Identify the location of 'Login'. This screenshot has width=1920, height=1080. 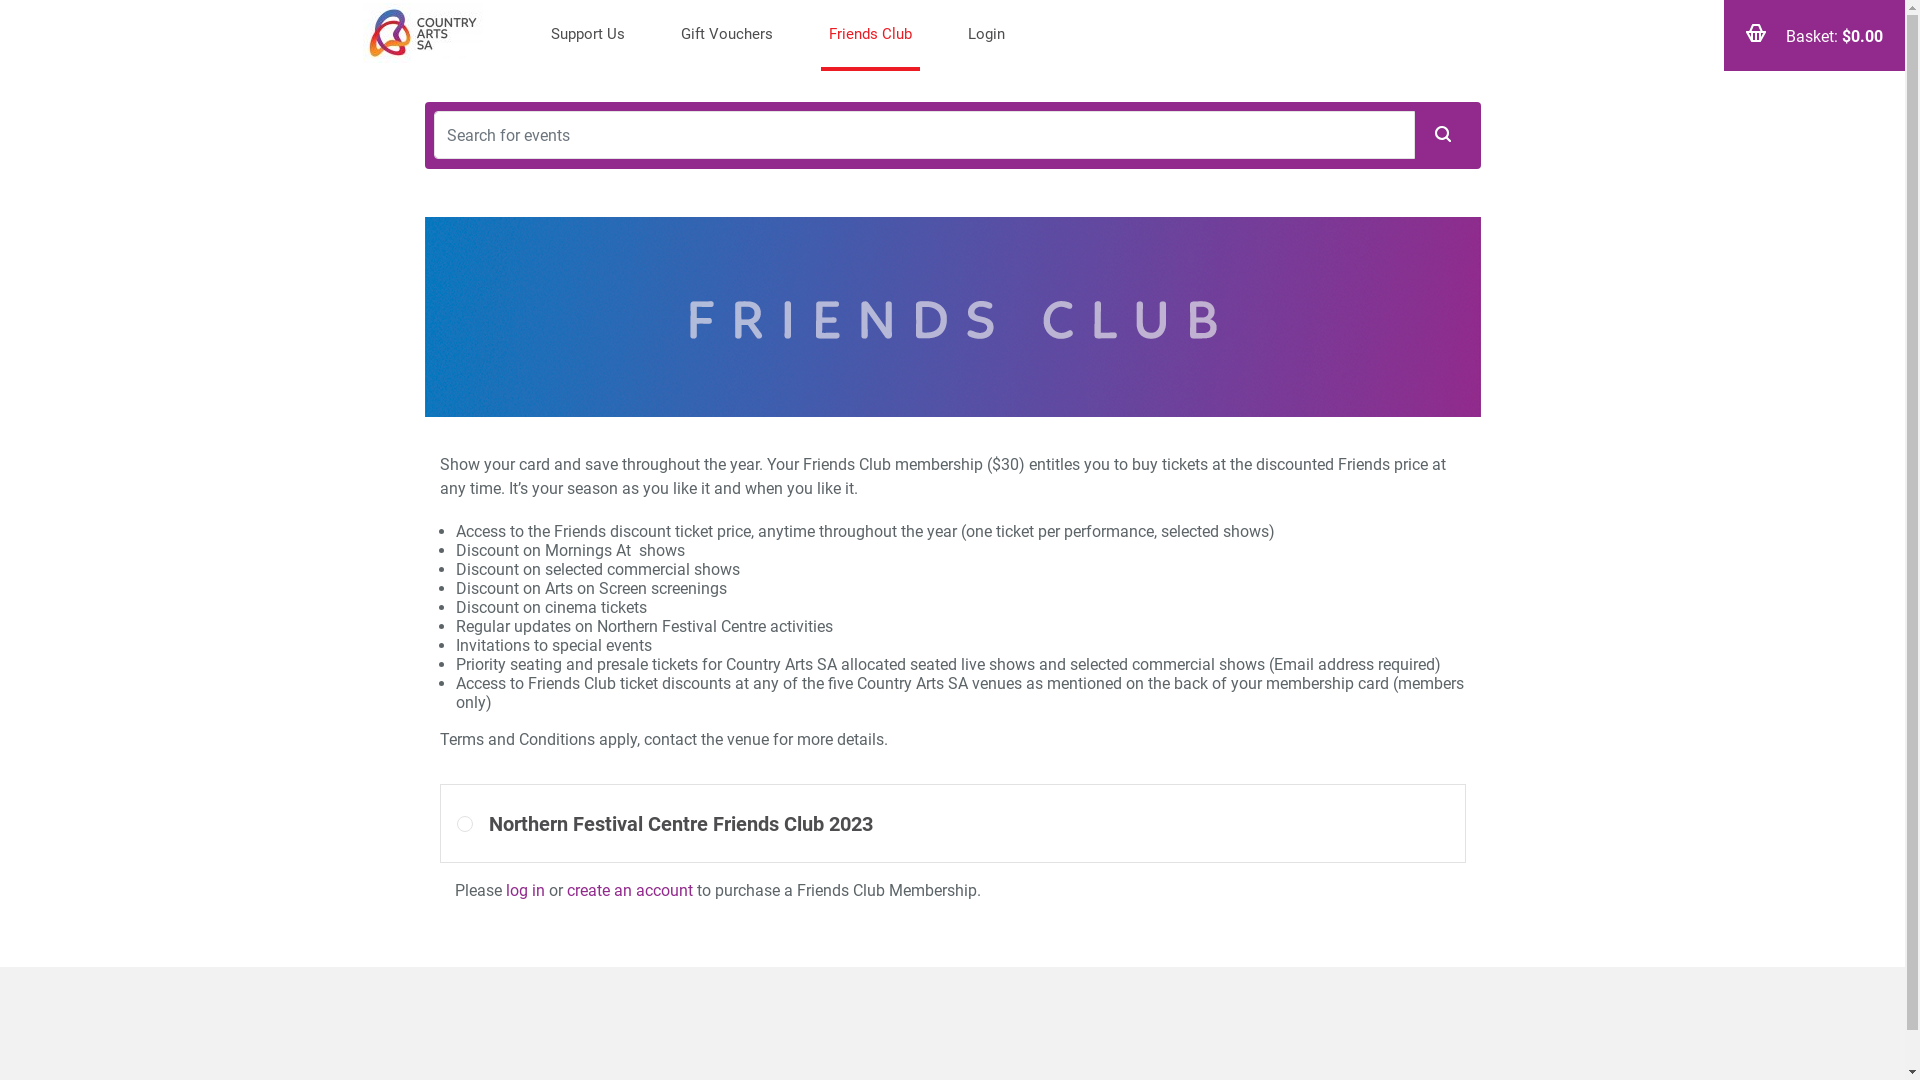
(986, 35).